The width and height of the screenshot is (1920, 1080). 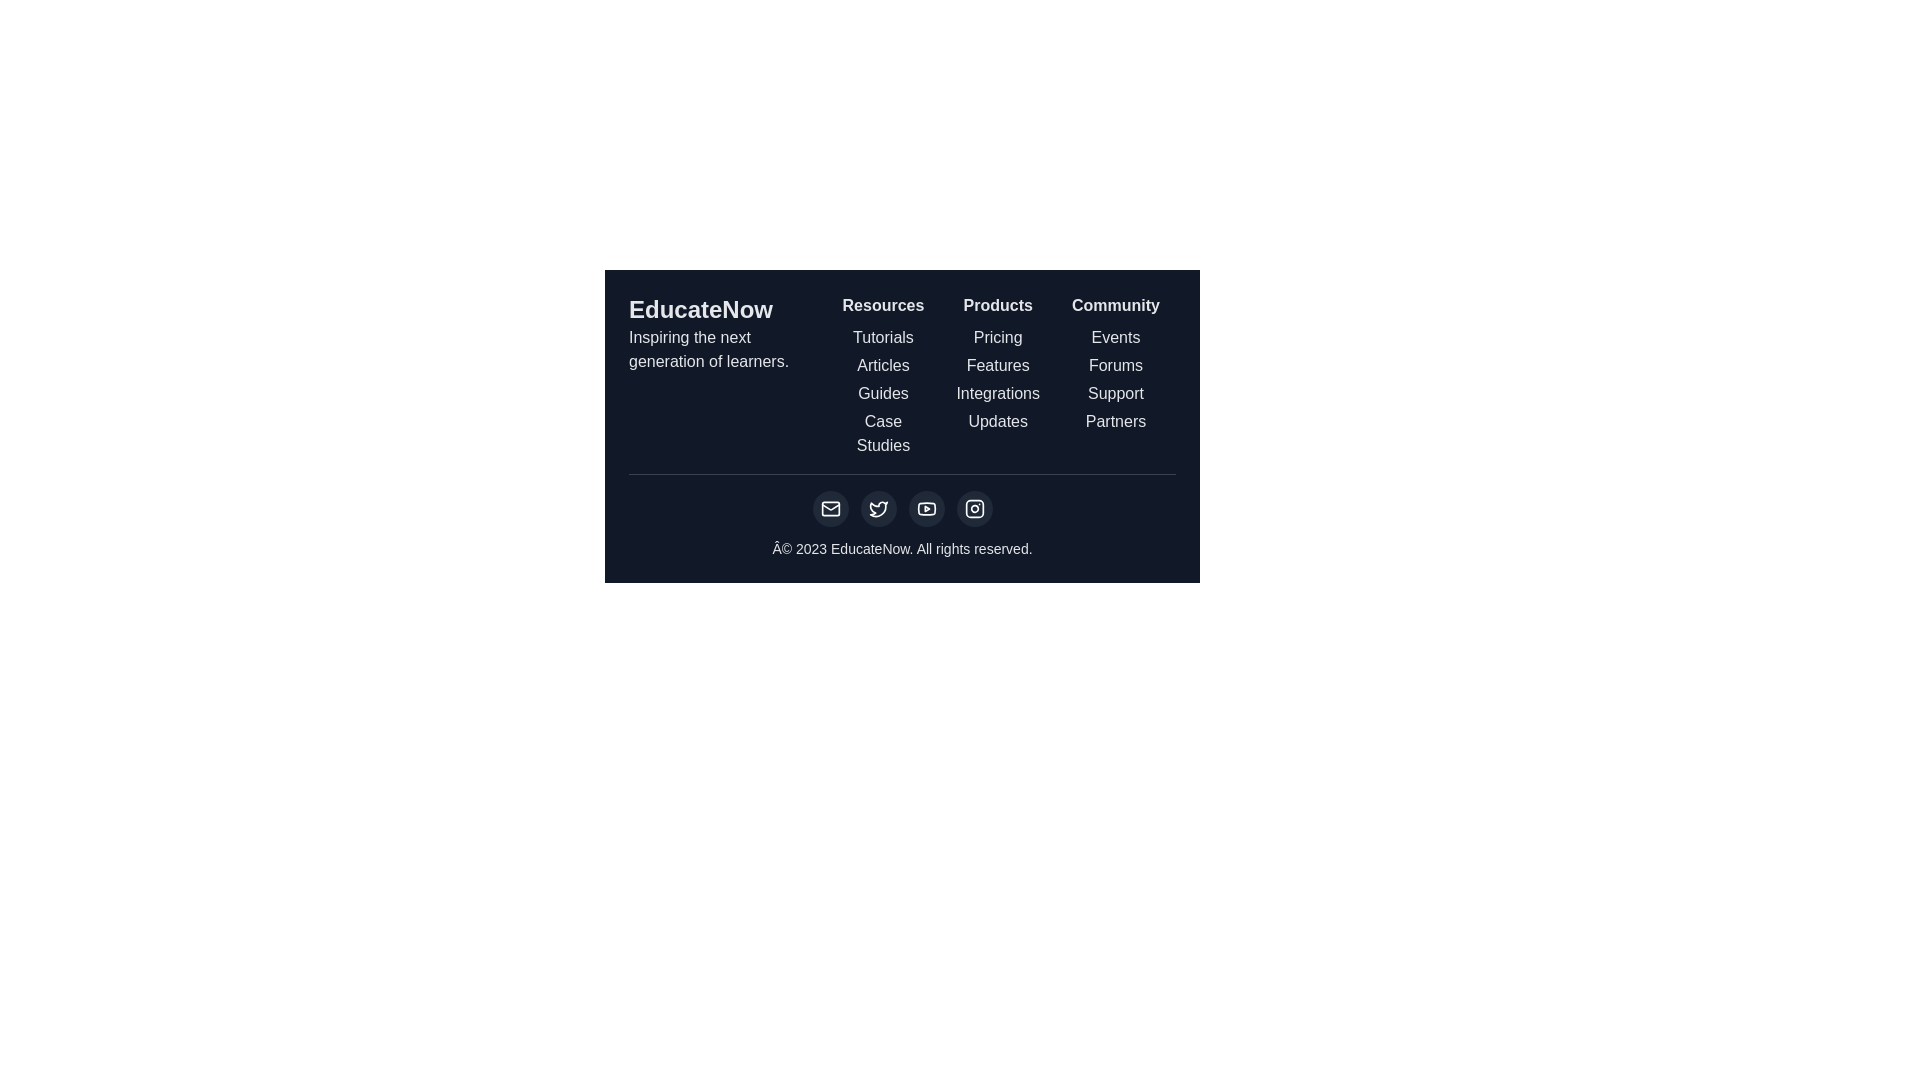 I want to click on the rightmost icon button for navigating to the Instagram page associated with the website, so click(x=974, y=508).